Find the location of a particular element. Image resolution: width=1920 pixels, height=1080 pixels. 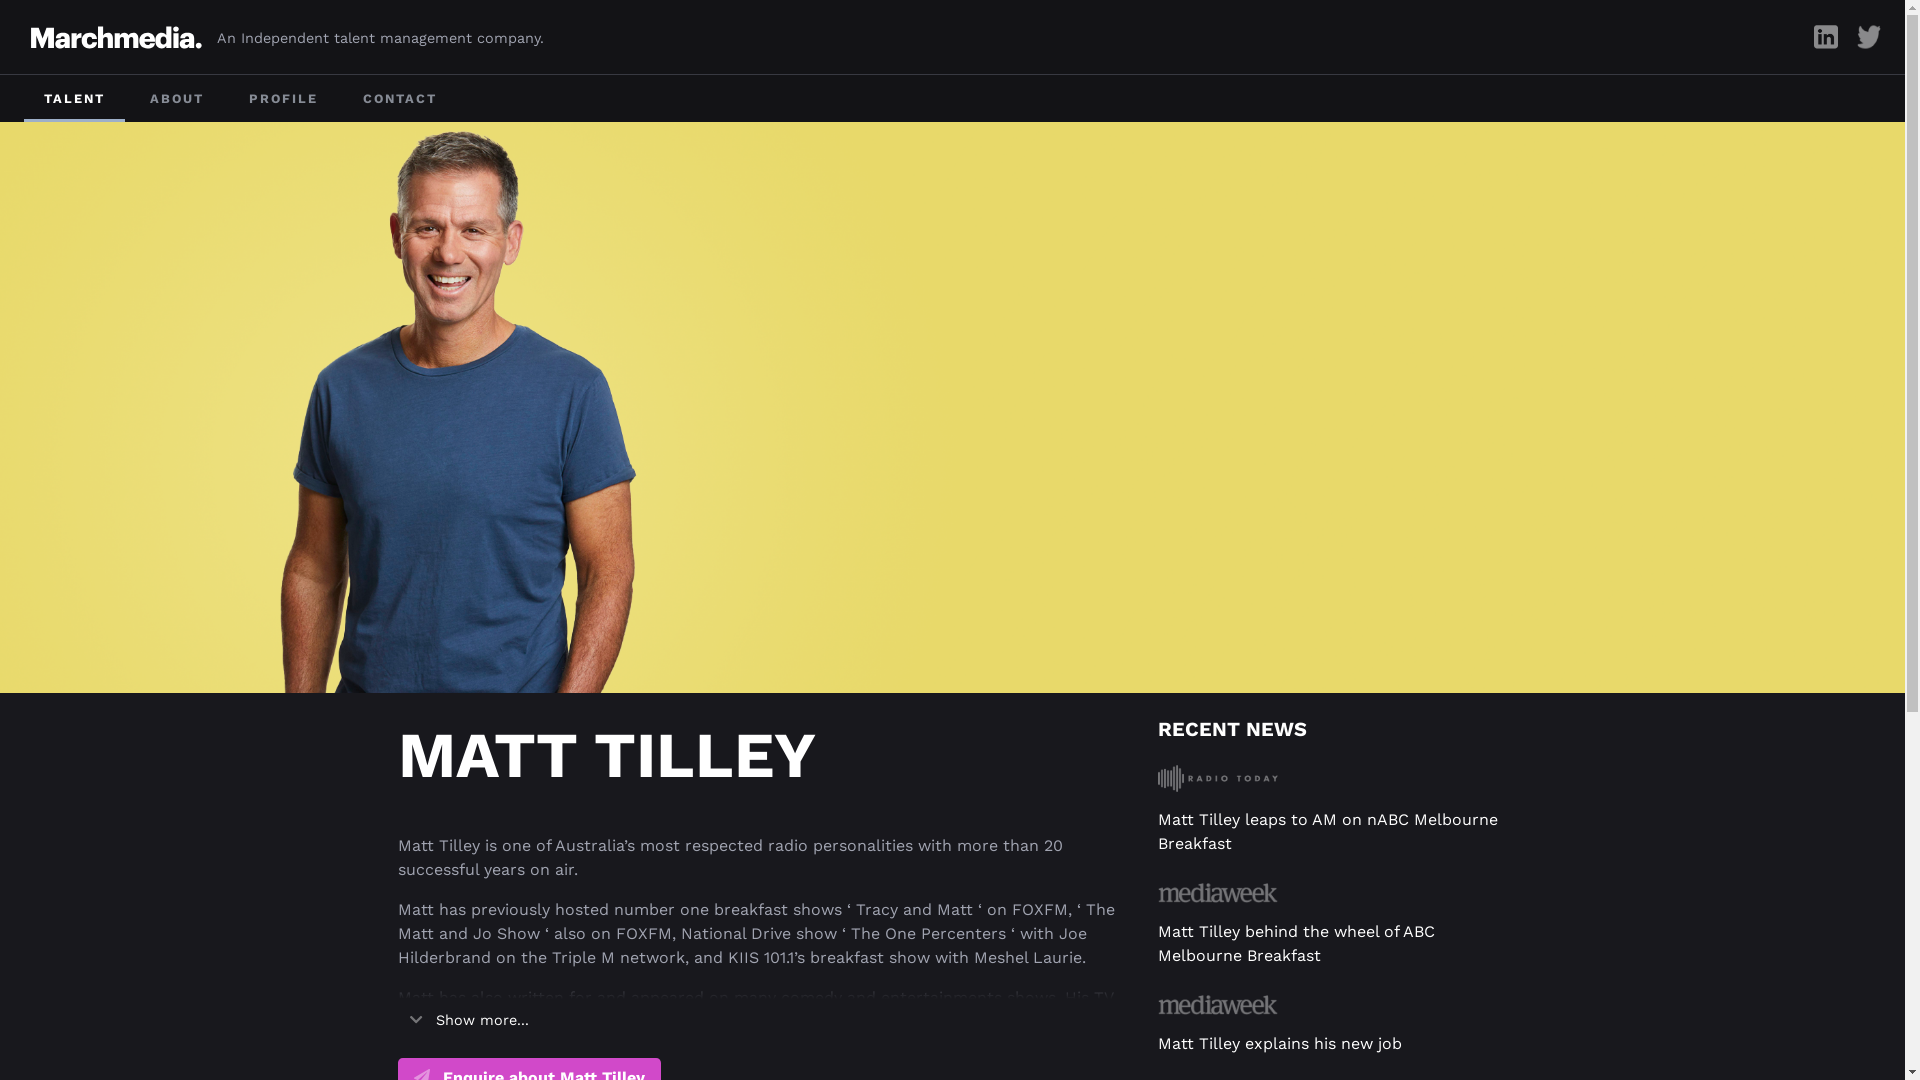

'CONTACT' is located at coordinates (342, 98).